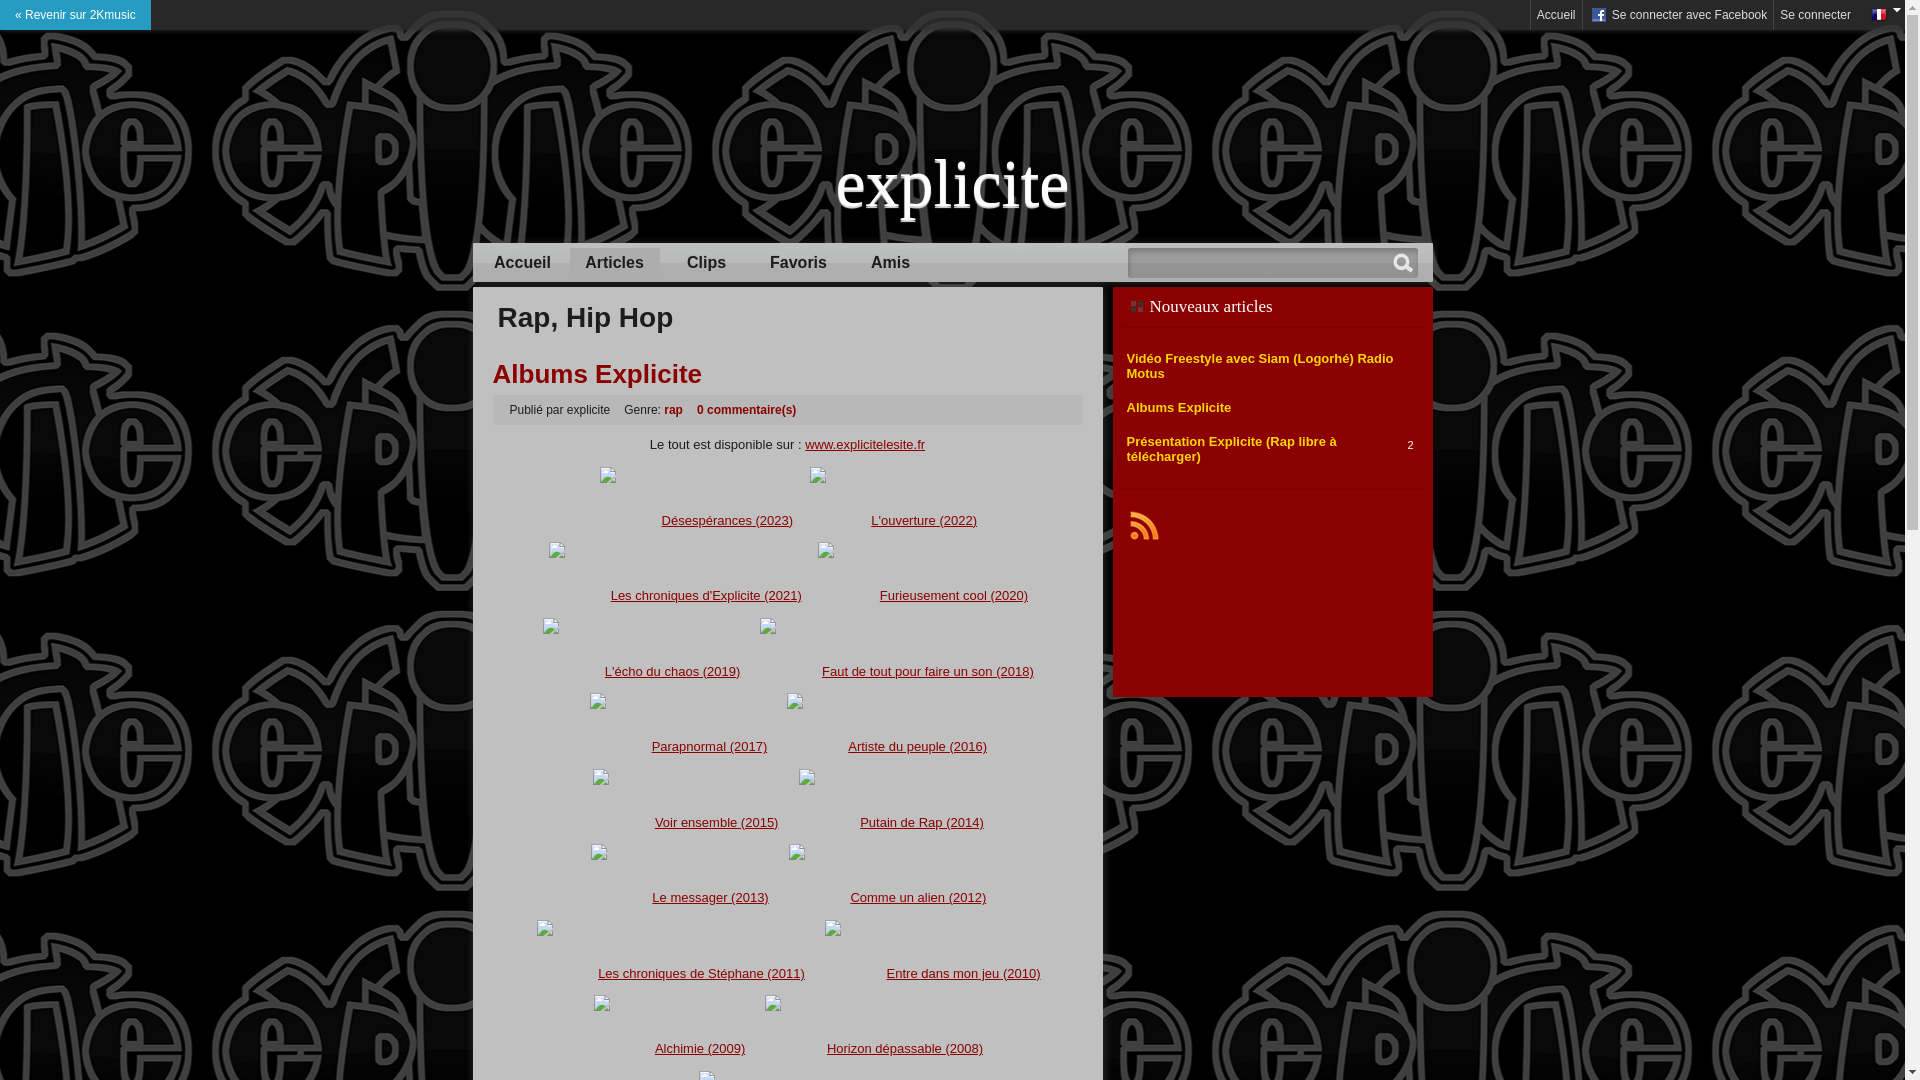 This screenshot has width=1920, height=1080. I want to click on 'www.explicitelesite.fr', so click(864, 443).